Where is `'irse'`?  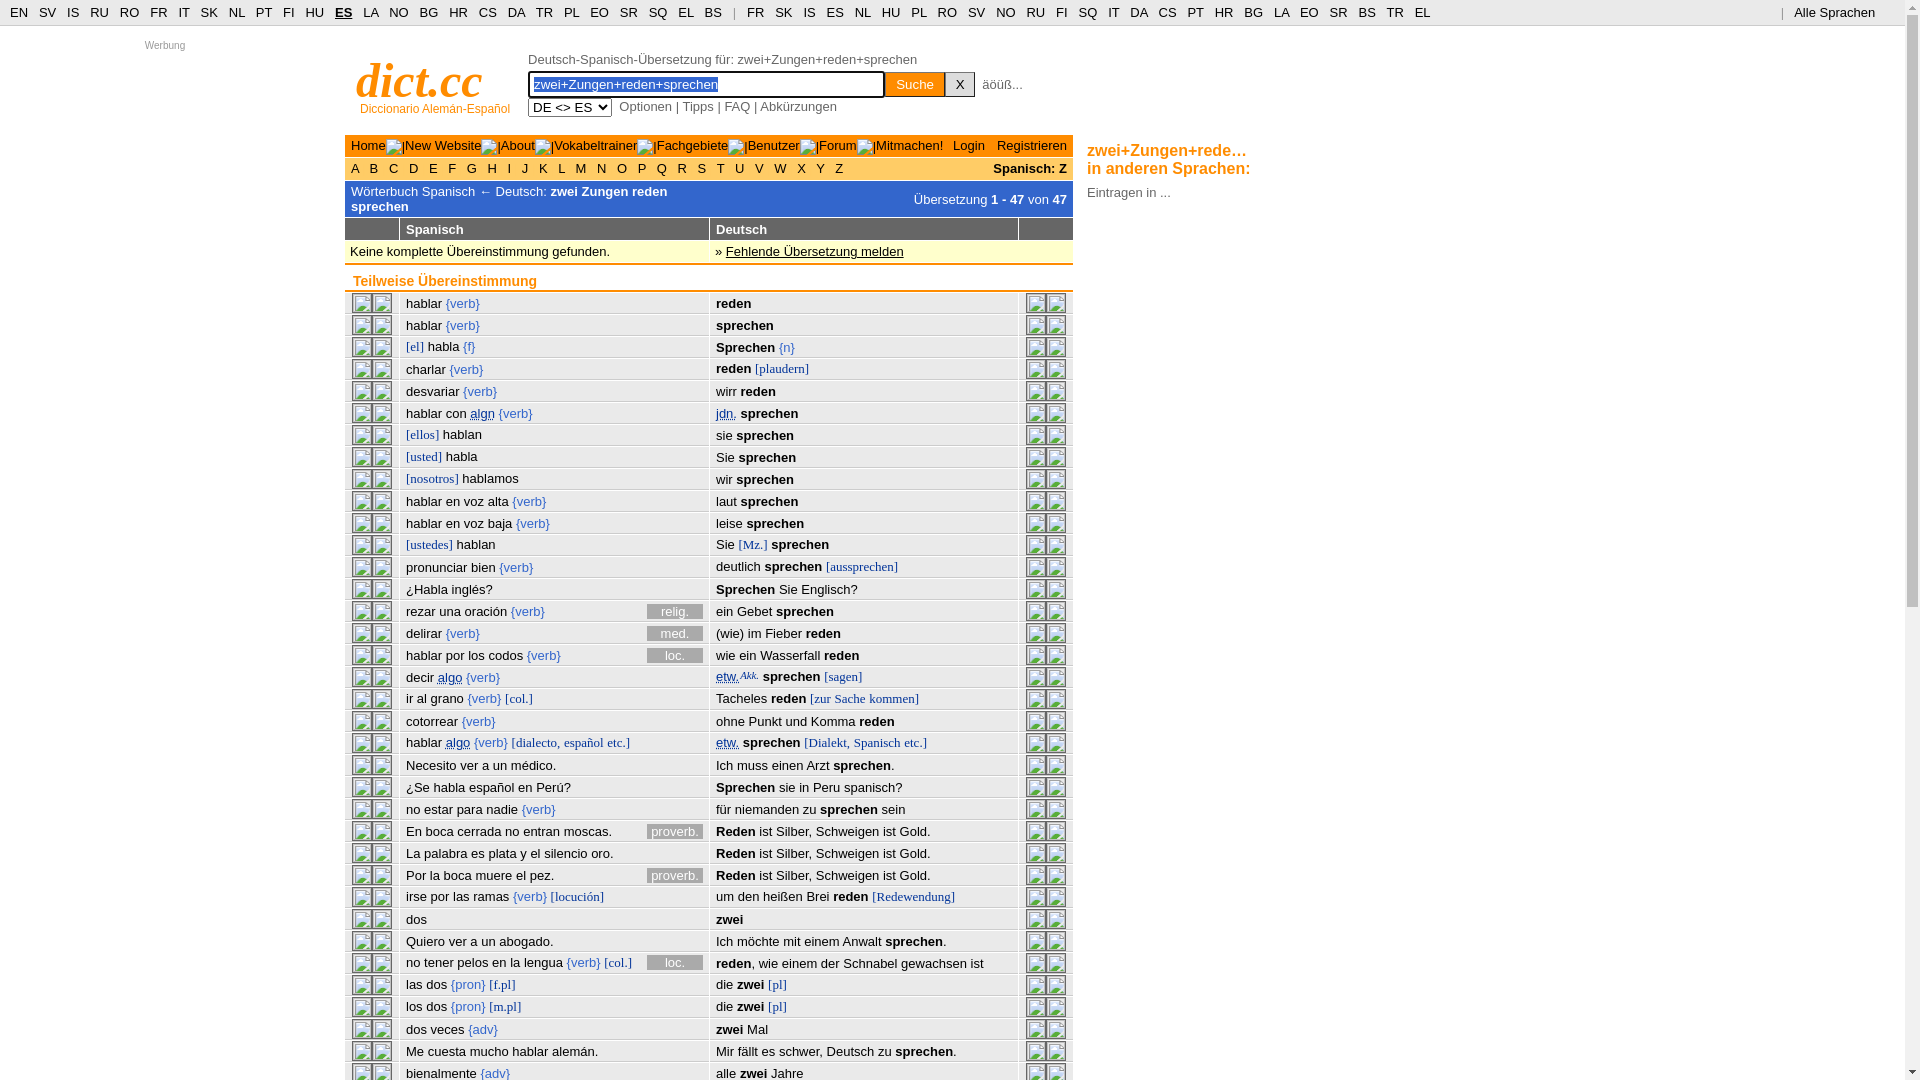
'irse' is located at coordinates (405, 895).